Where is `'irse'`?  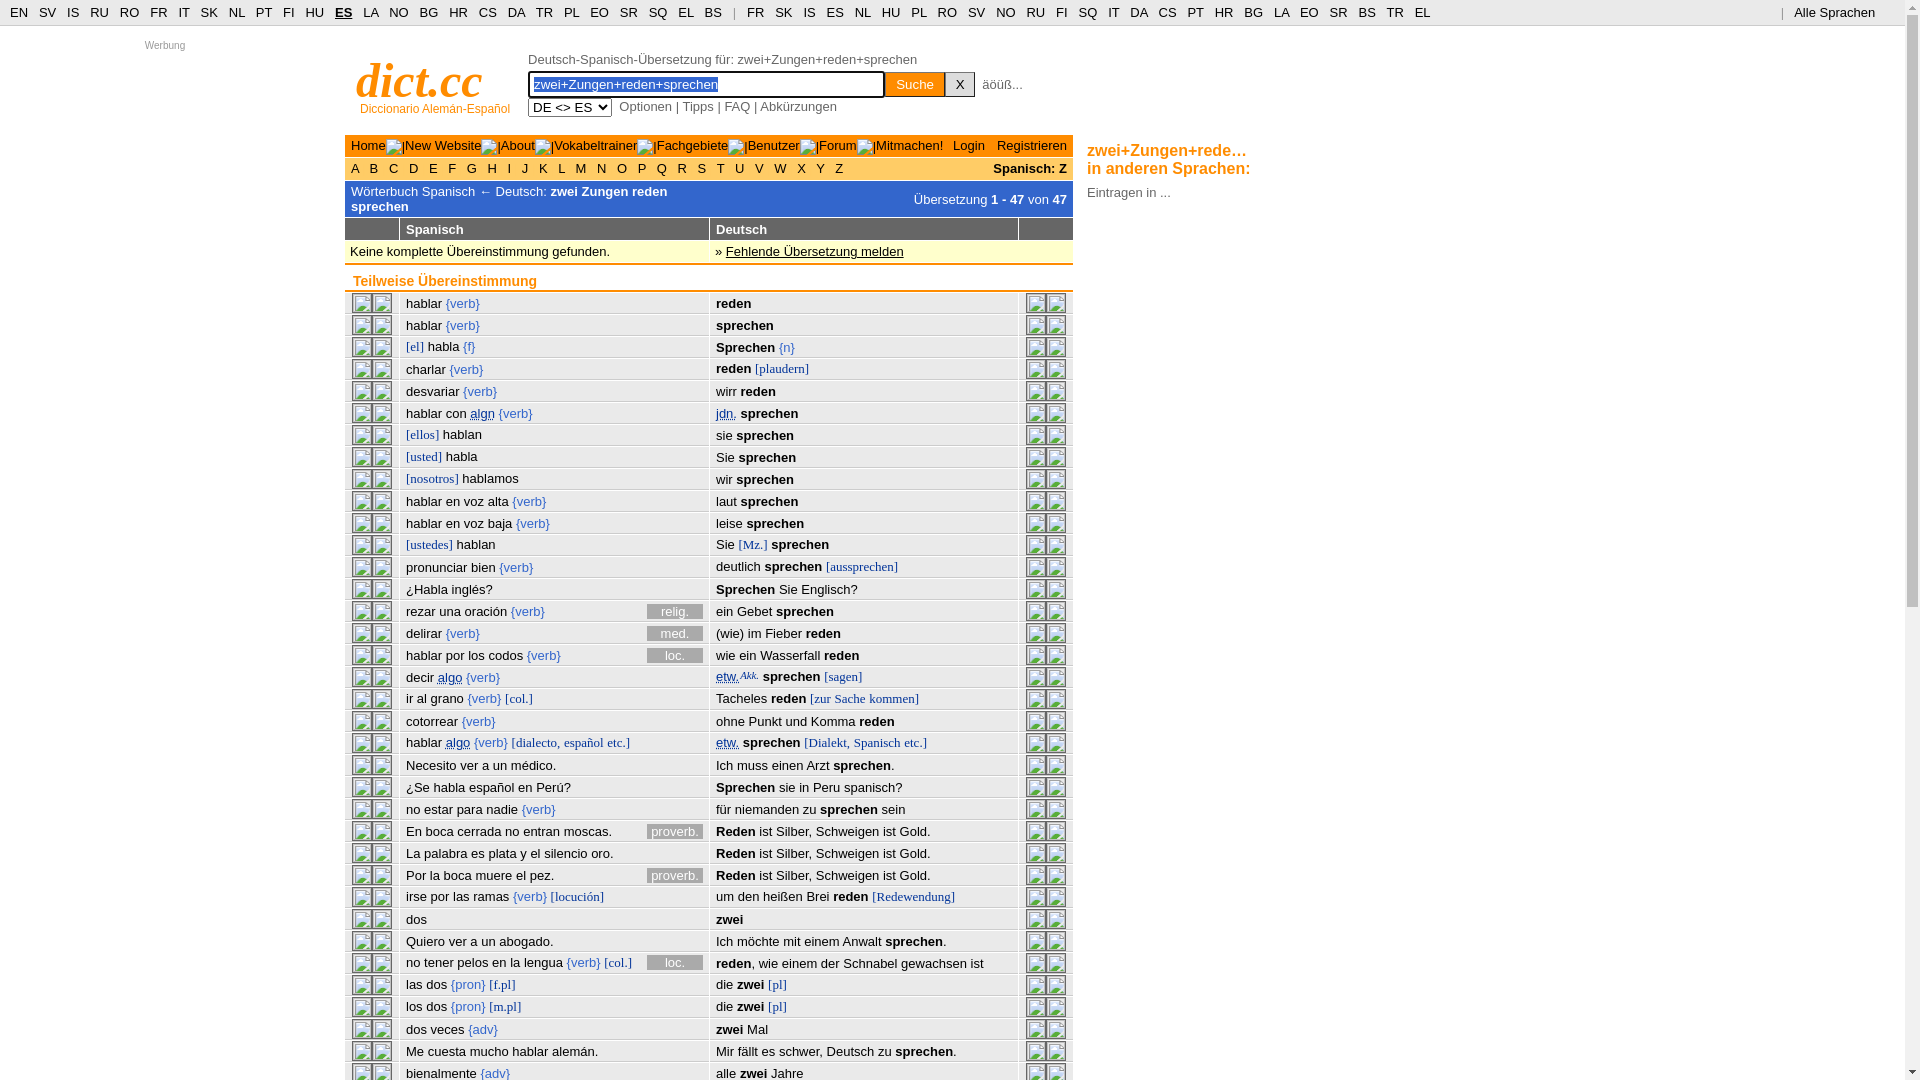
'irse' is located at coordinates (405, 895).